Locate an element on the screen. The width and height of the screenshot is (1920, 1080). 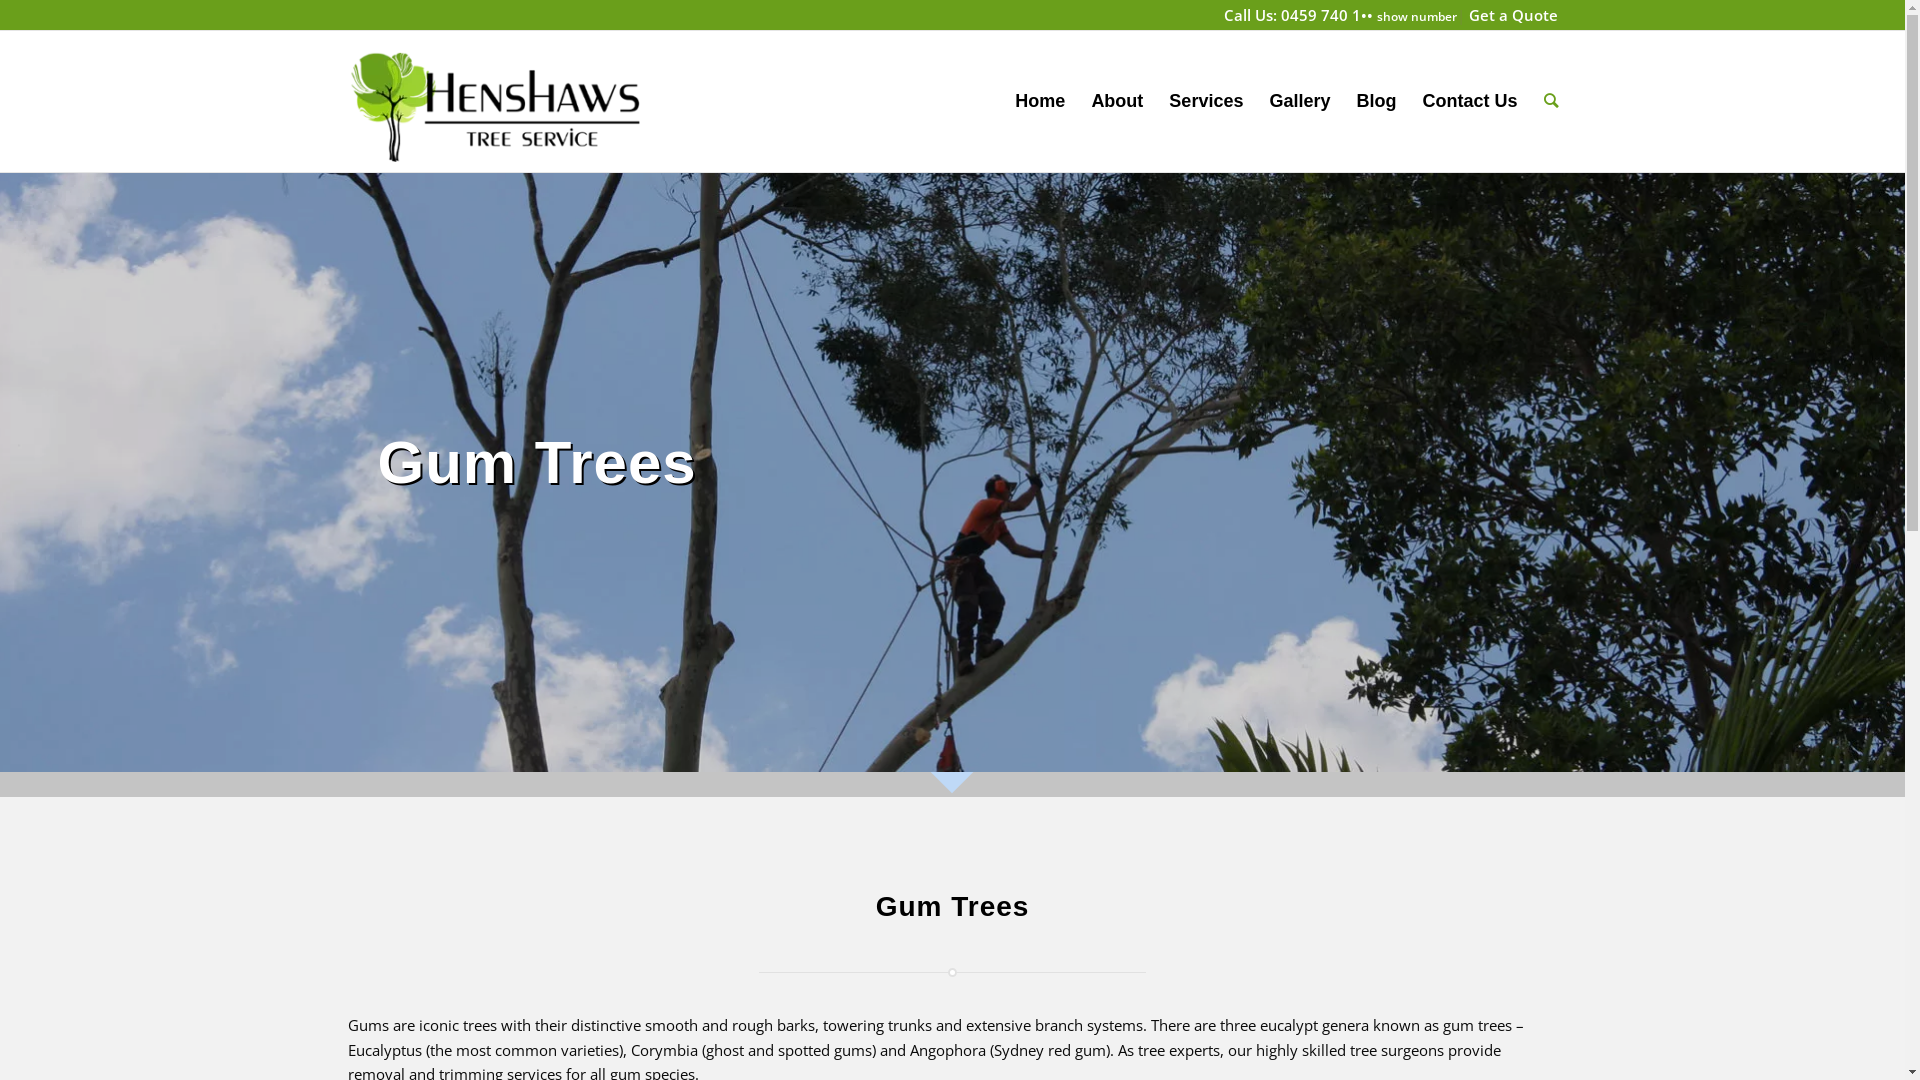
'Services' is located at coordinates (1204, 101).